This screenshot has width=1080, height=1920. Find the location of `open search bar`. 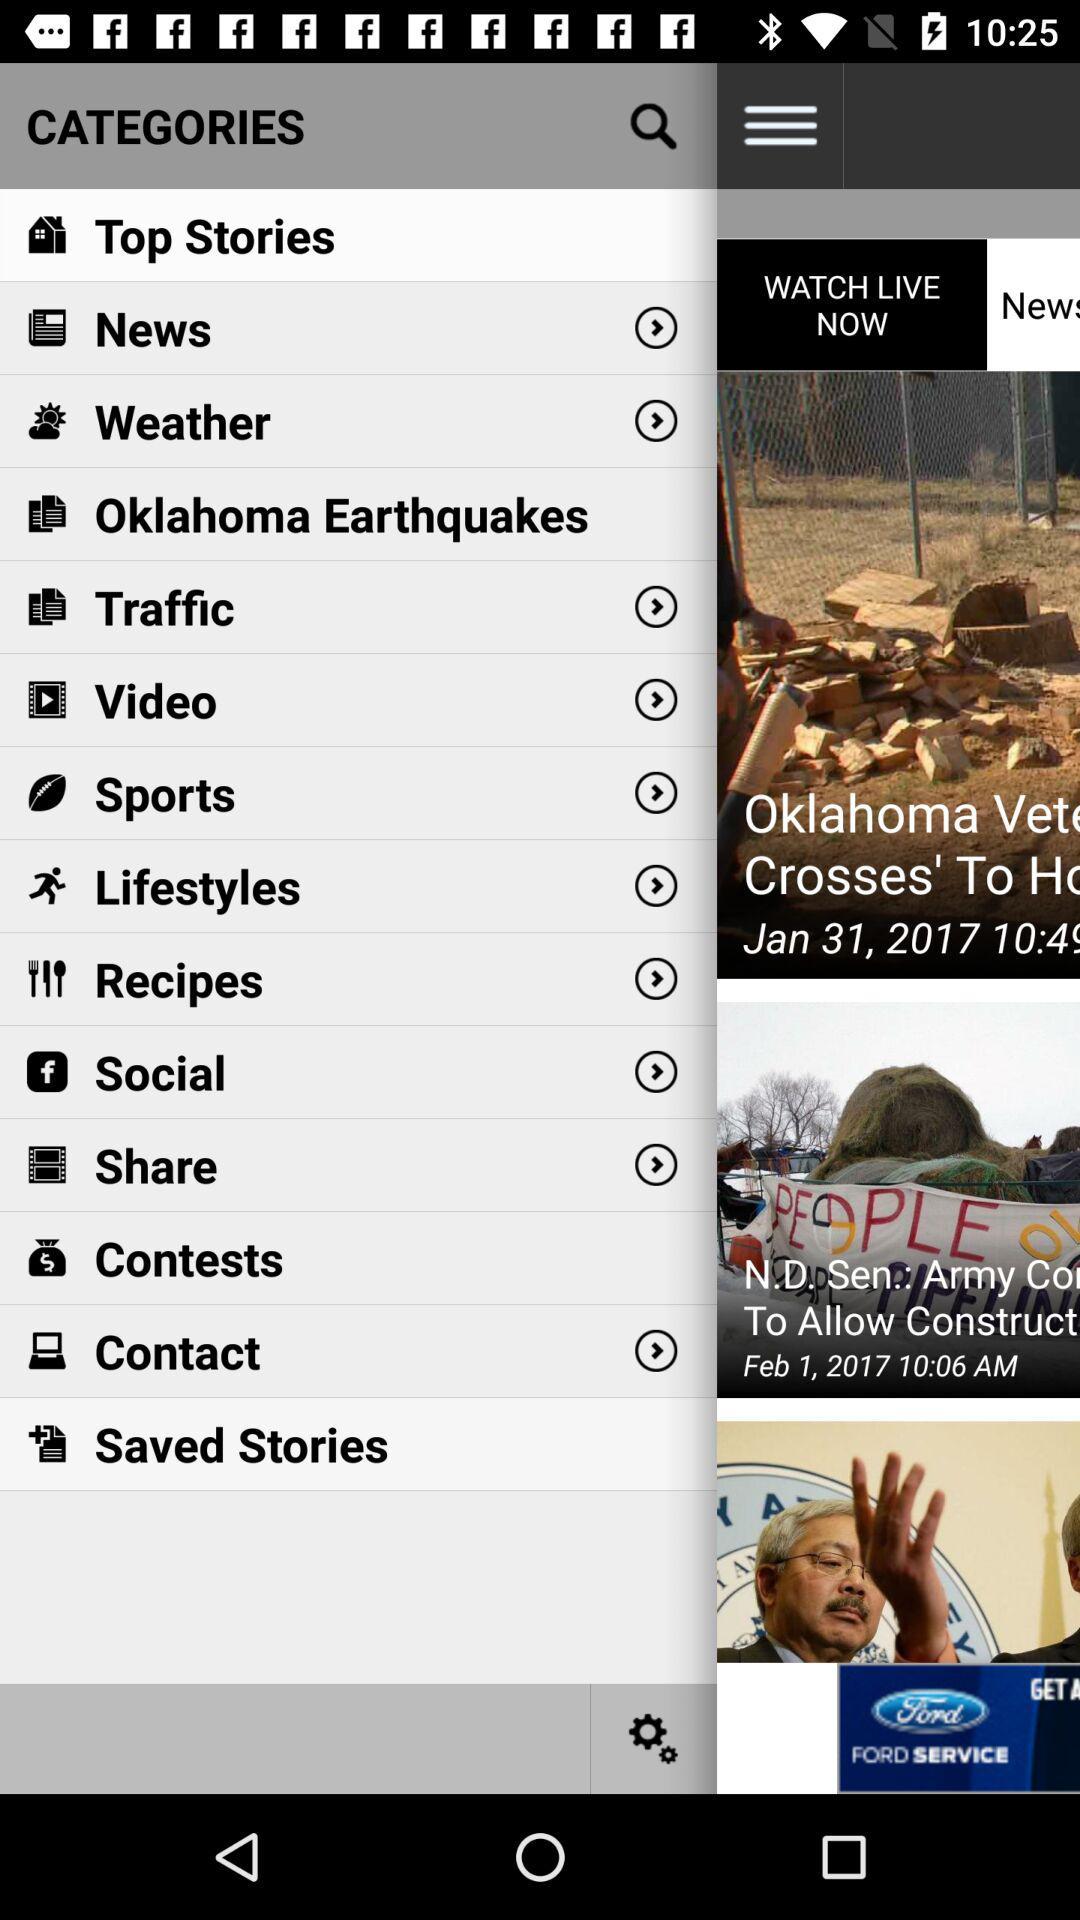

open search bar is located at coordinates (654, 124).